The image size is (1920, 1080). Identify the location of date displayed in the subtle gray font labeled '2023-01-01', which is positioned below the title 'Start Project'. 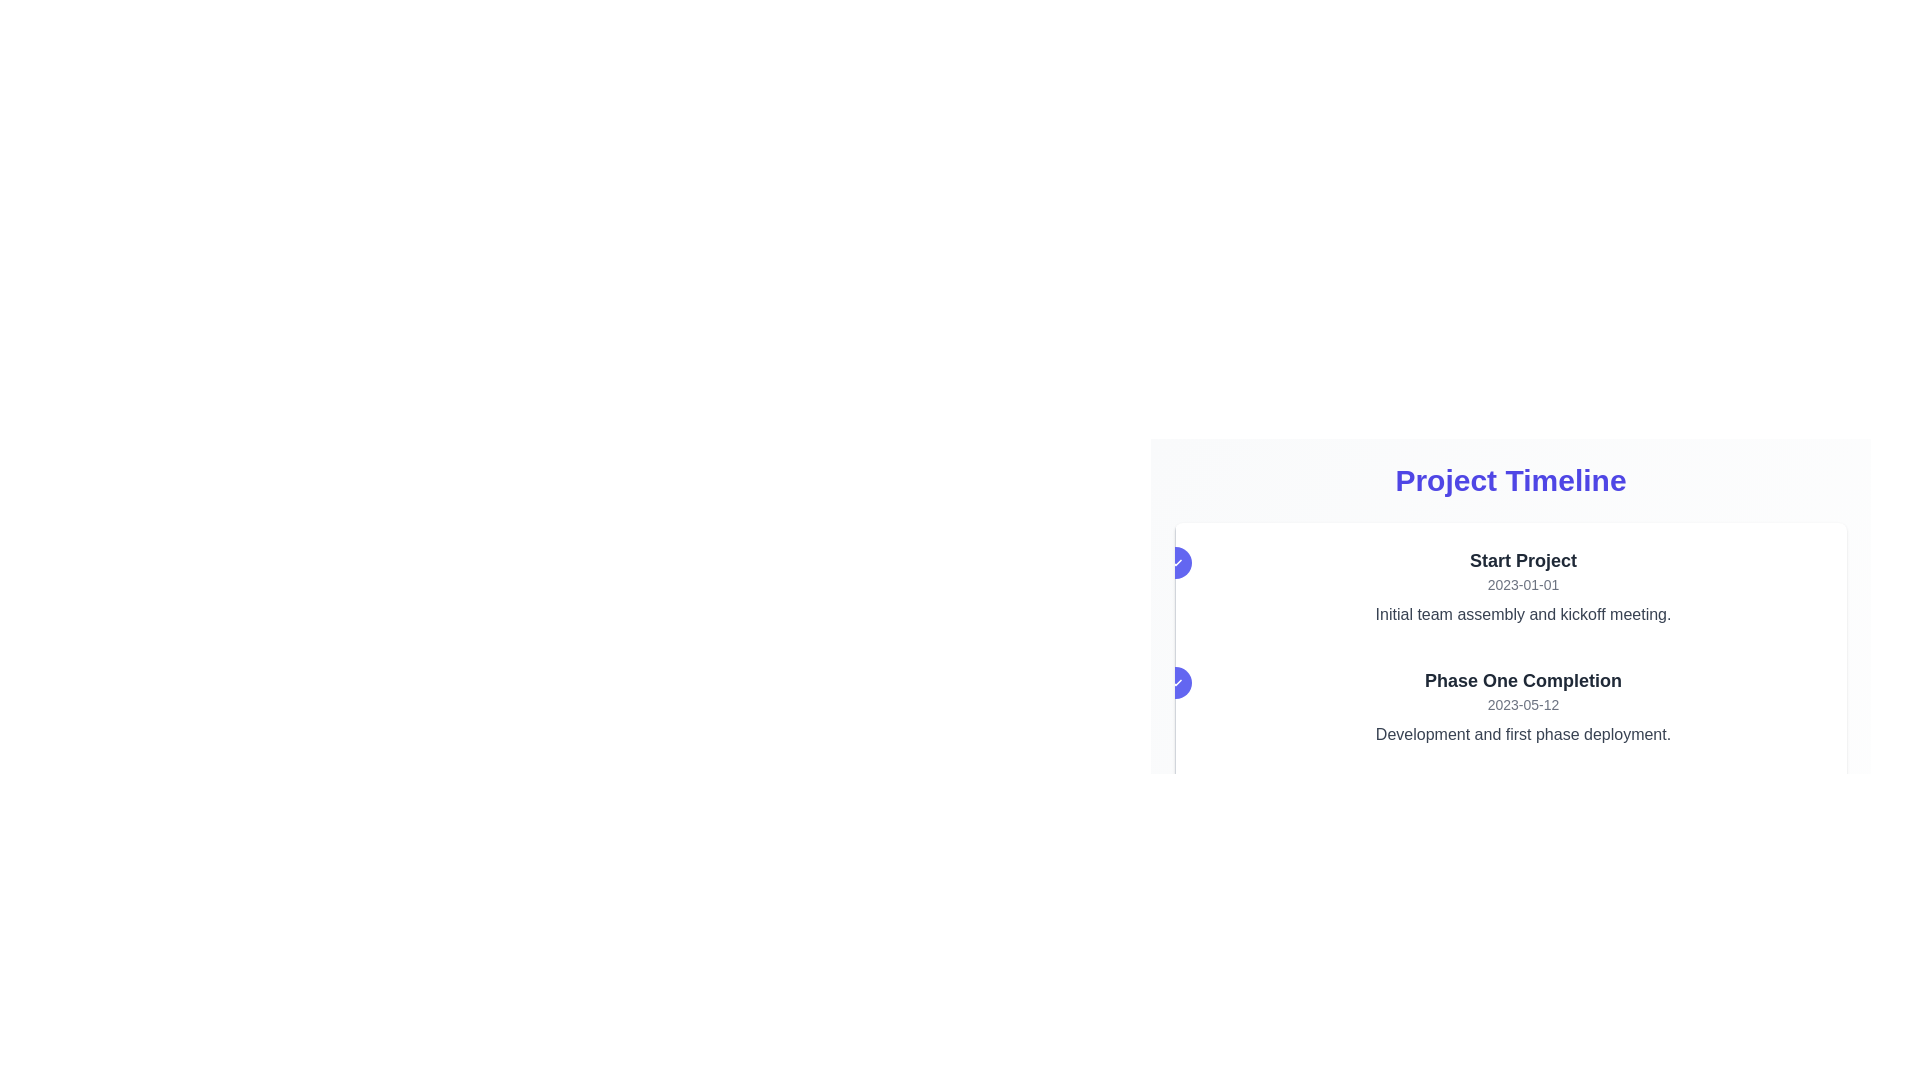
(1522, 585).